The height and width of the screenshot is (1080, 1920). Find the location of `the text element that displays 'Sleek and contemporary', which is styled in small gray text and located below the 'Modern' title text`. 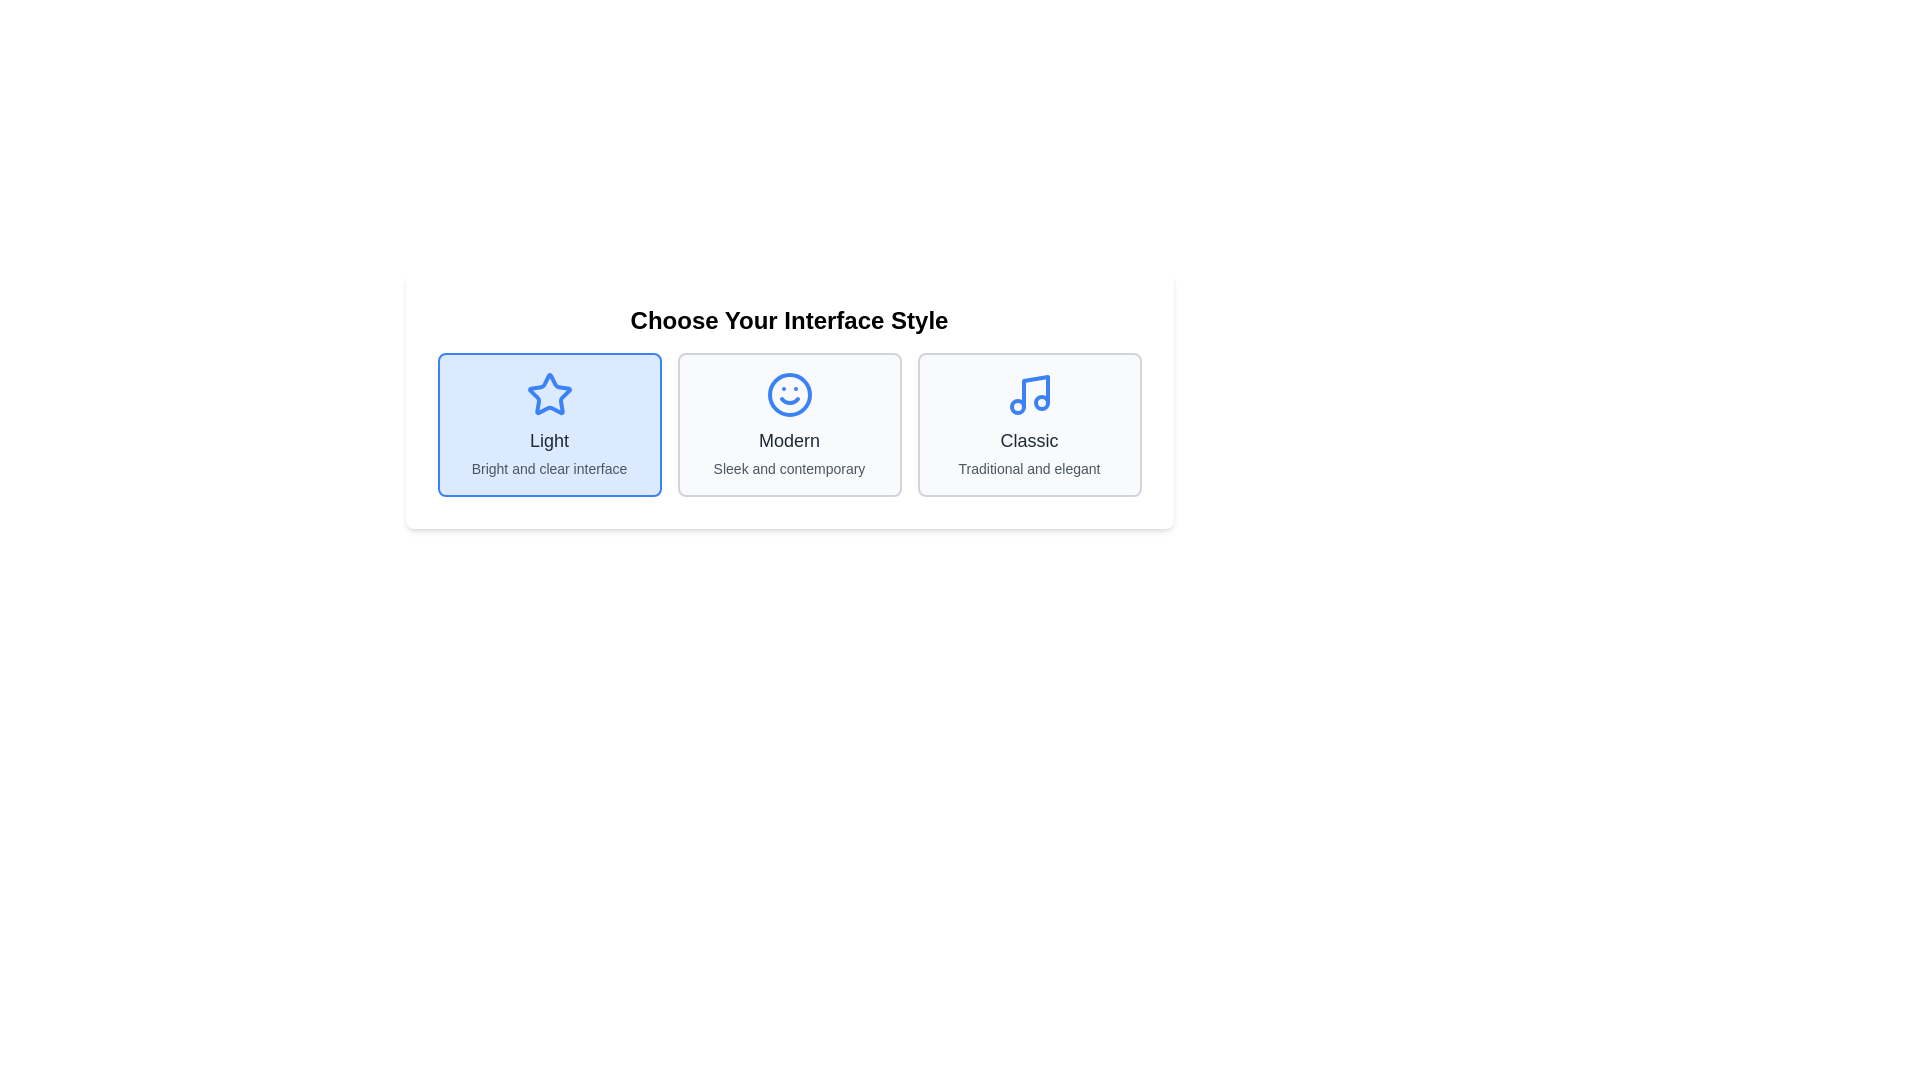

the text element that displays 'Sleek and contemporary', which is styled in small gray text and located below the 'Modern' title text is located at coordinates (788, 469).